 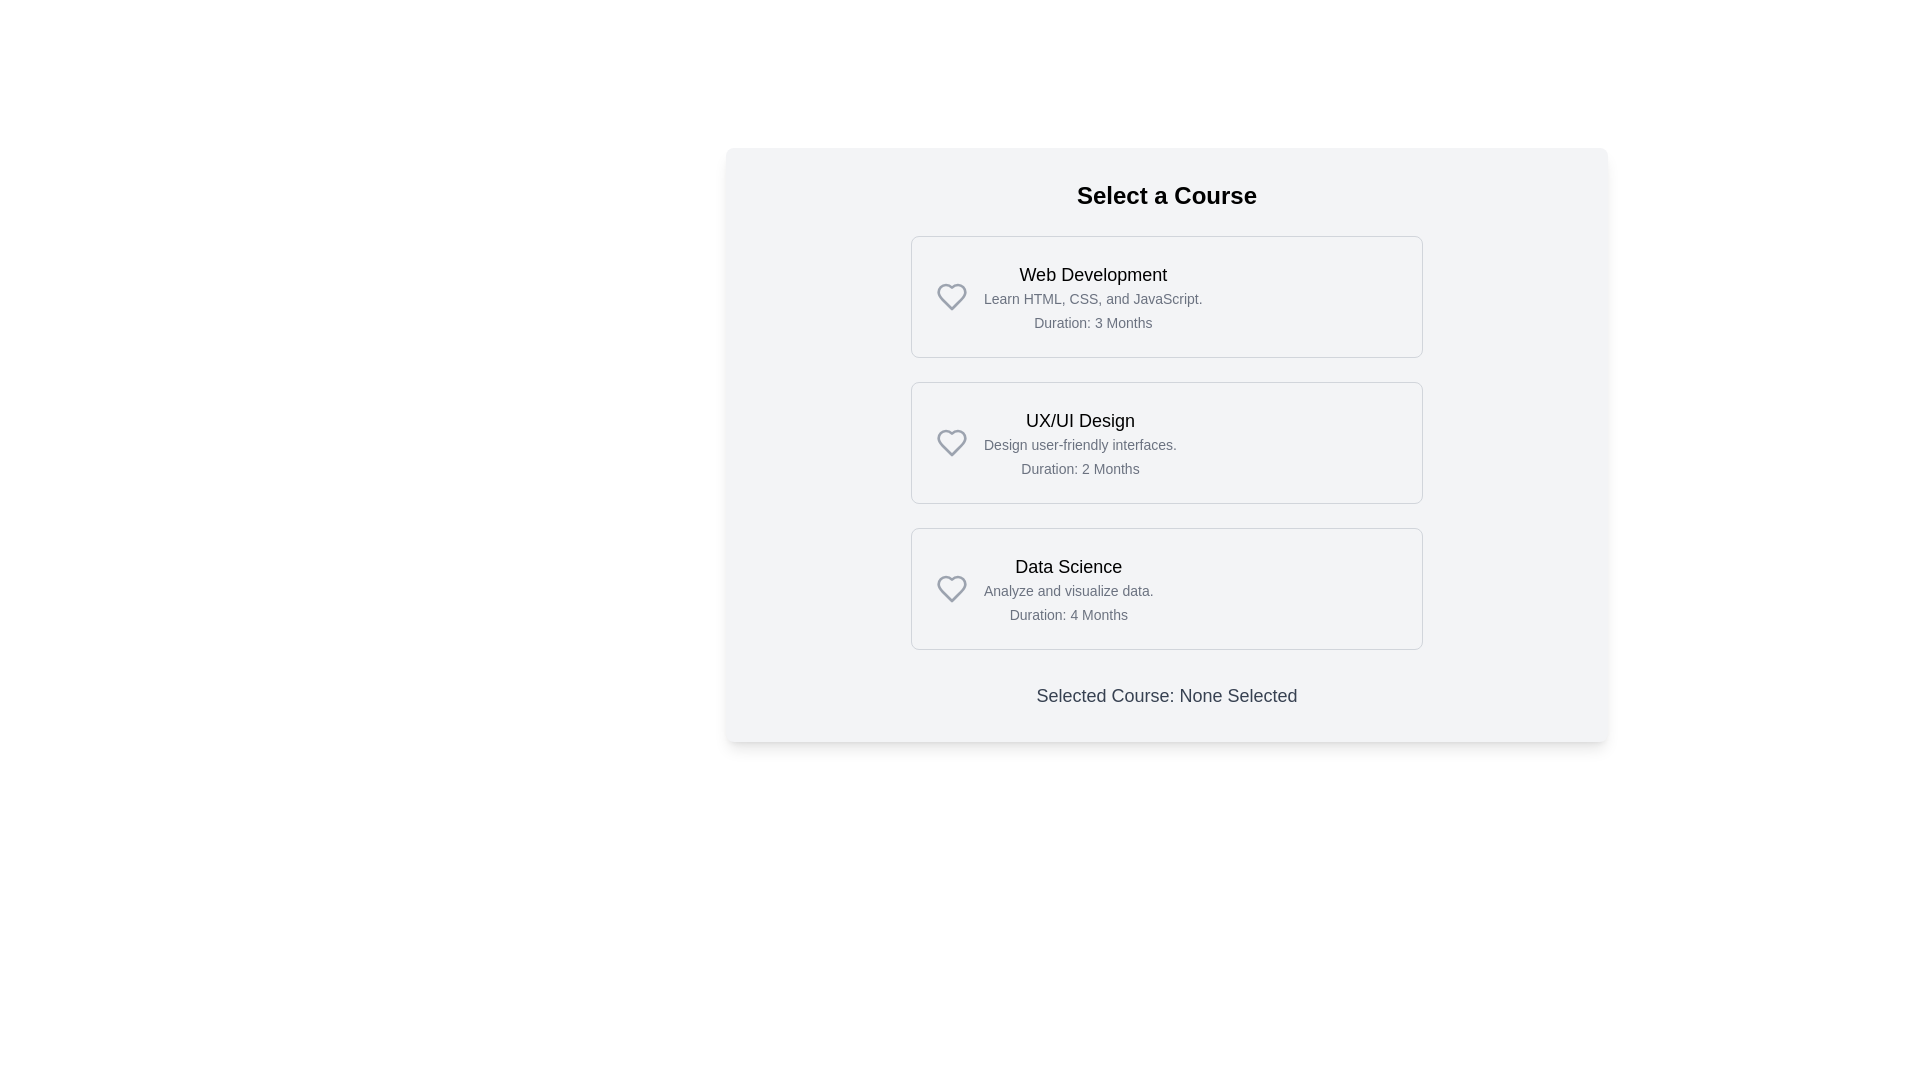 What do you see at coordinates (1079, 469) in the screenshot?
I see `the informational text stating 'Duration: 2 Months.' to trigger any potential tooltip or change` at bounding box center [1079, 469].